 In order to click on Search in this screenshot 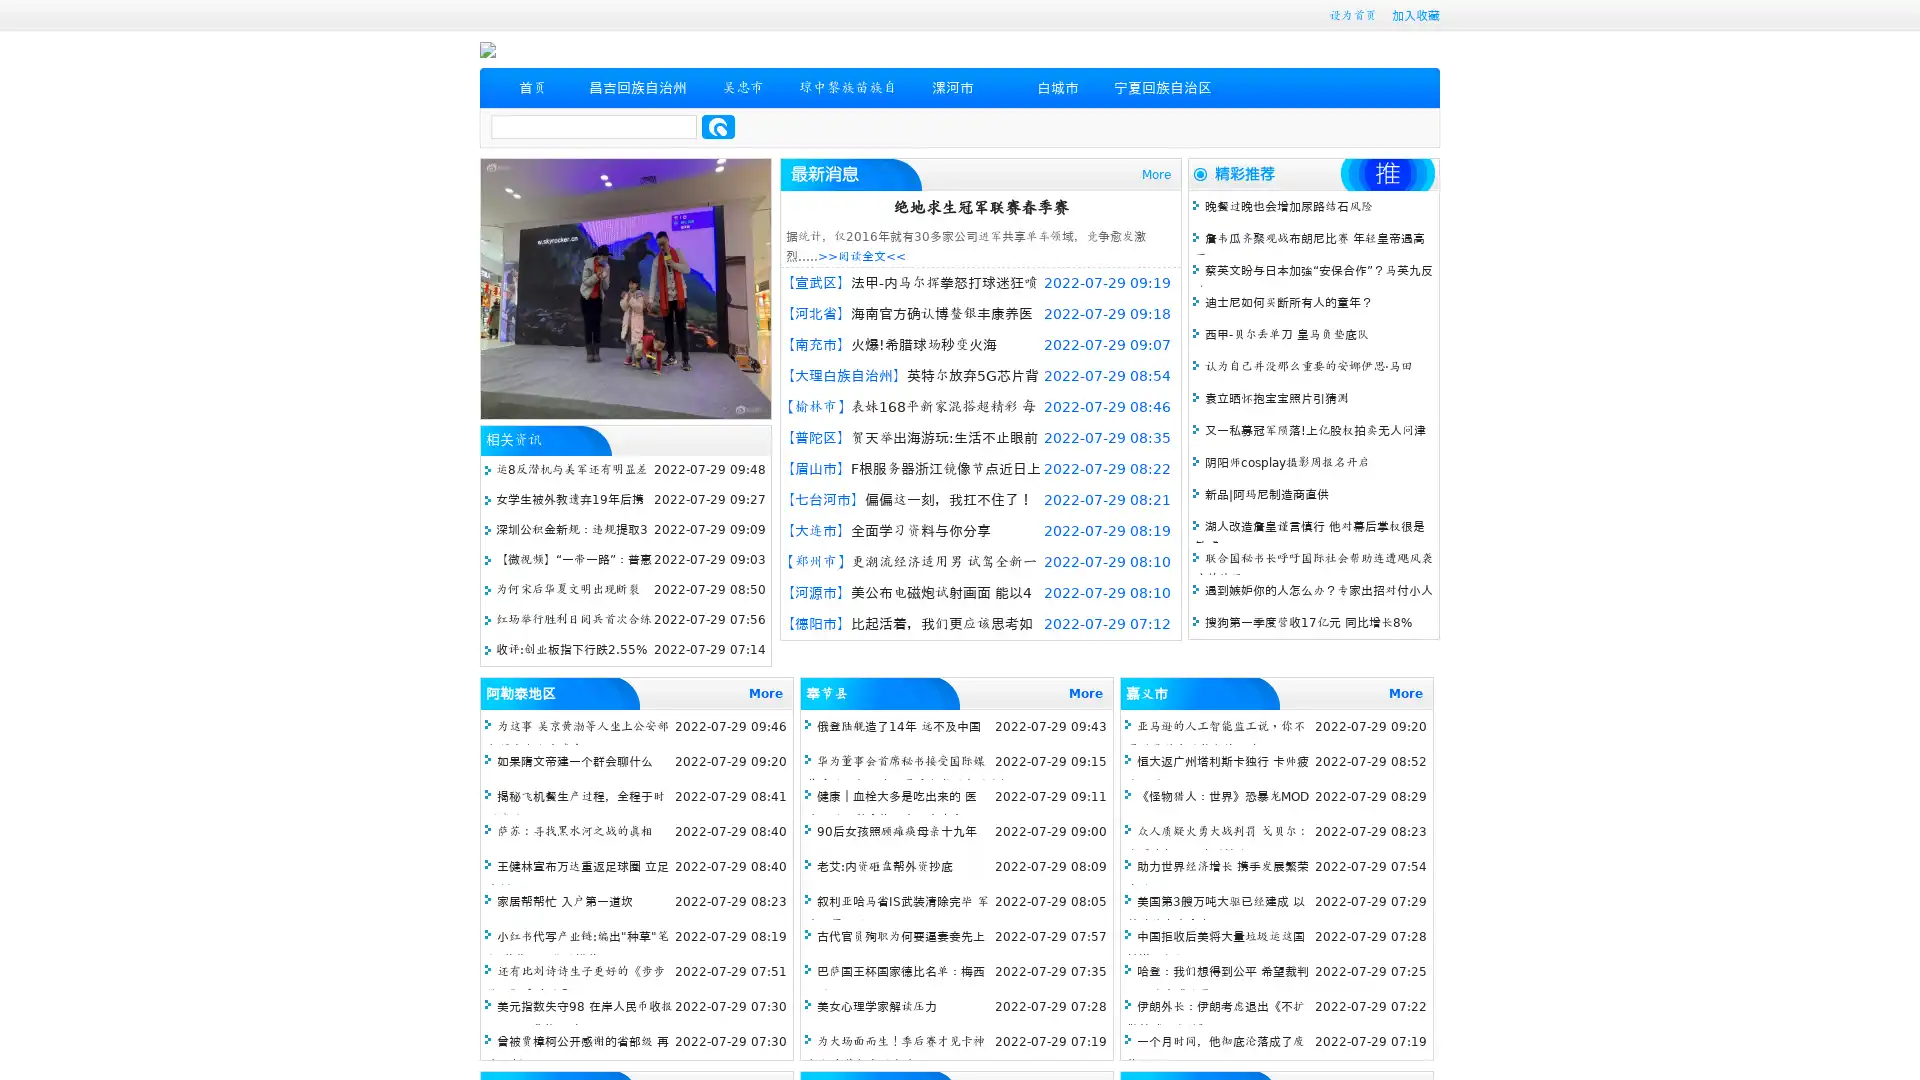, I will do `click(718, 127)`.